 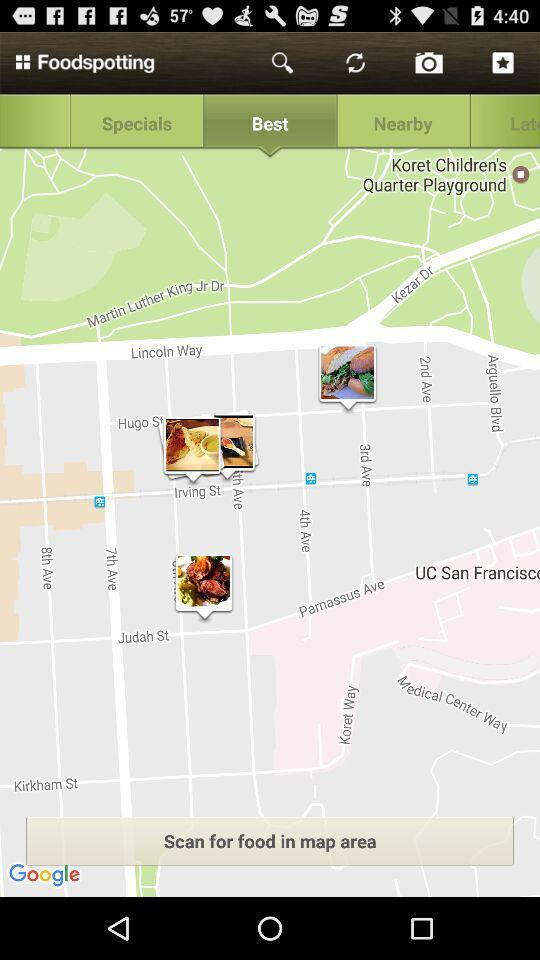 I want to click on search icon next to foodspotting, so click(x=282, y=63).